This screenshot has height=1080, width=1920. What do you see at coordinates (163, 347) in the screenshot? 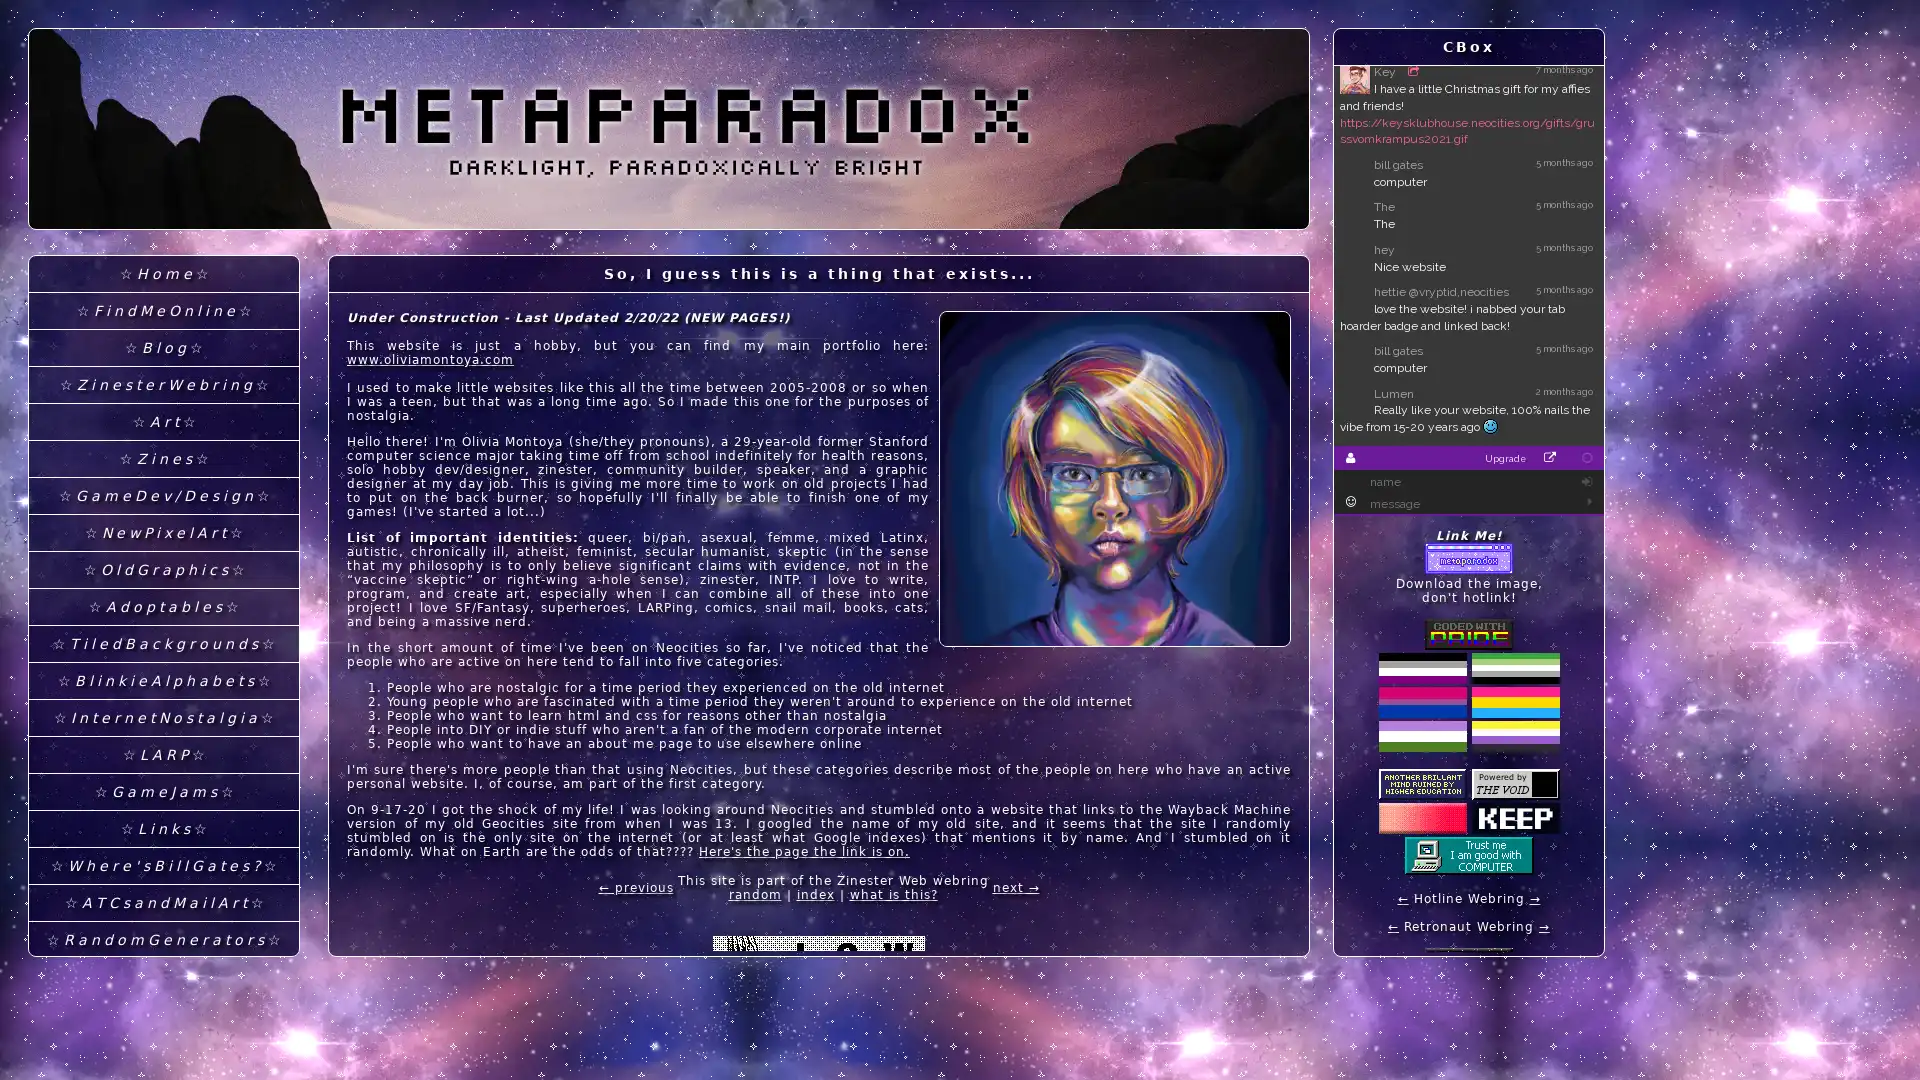
I see `B l o g` at bounding box center [163, 347].